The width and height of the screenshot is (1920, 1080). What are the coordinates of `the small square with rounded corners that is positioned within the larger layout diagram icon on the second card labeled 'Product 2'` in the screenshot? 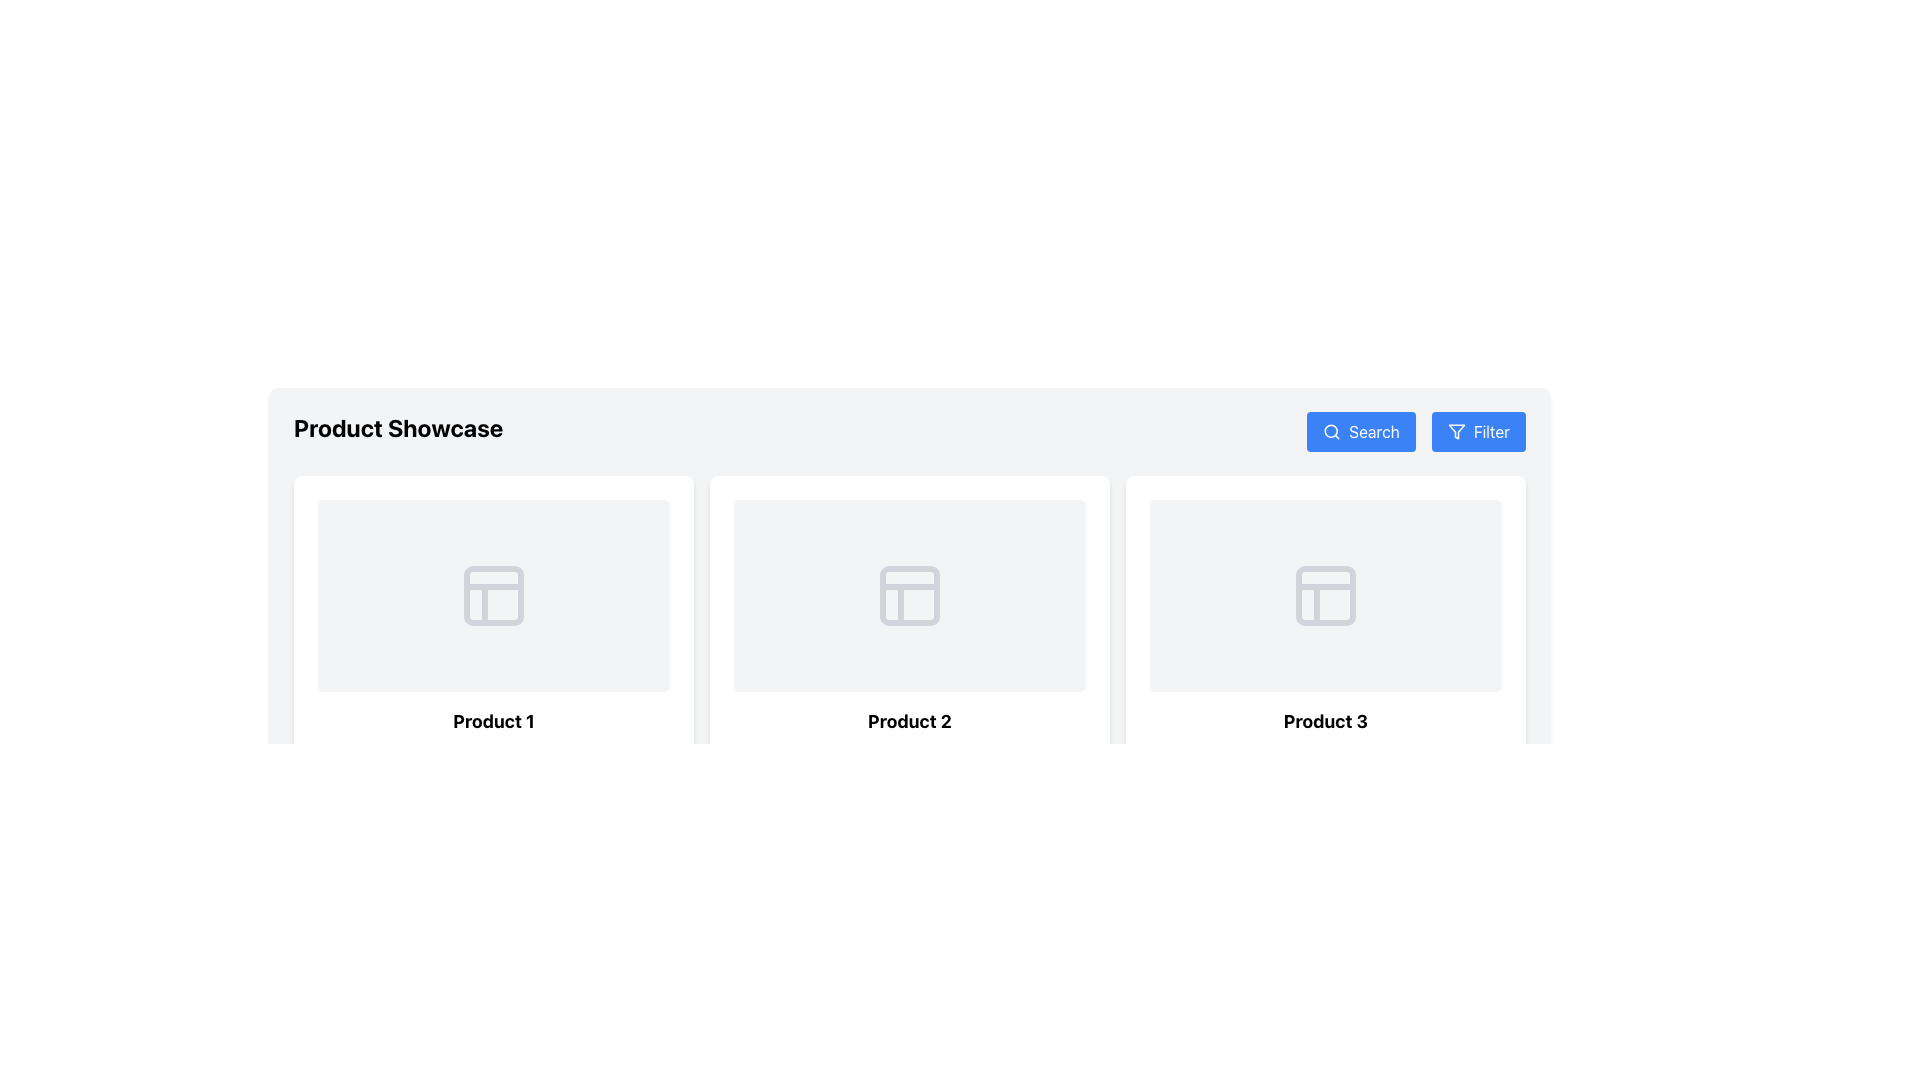 It's located at (909, 595).